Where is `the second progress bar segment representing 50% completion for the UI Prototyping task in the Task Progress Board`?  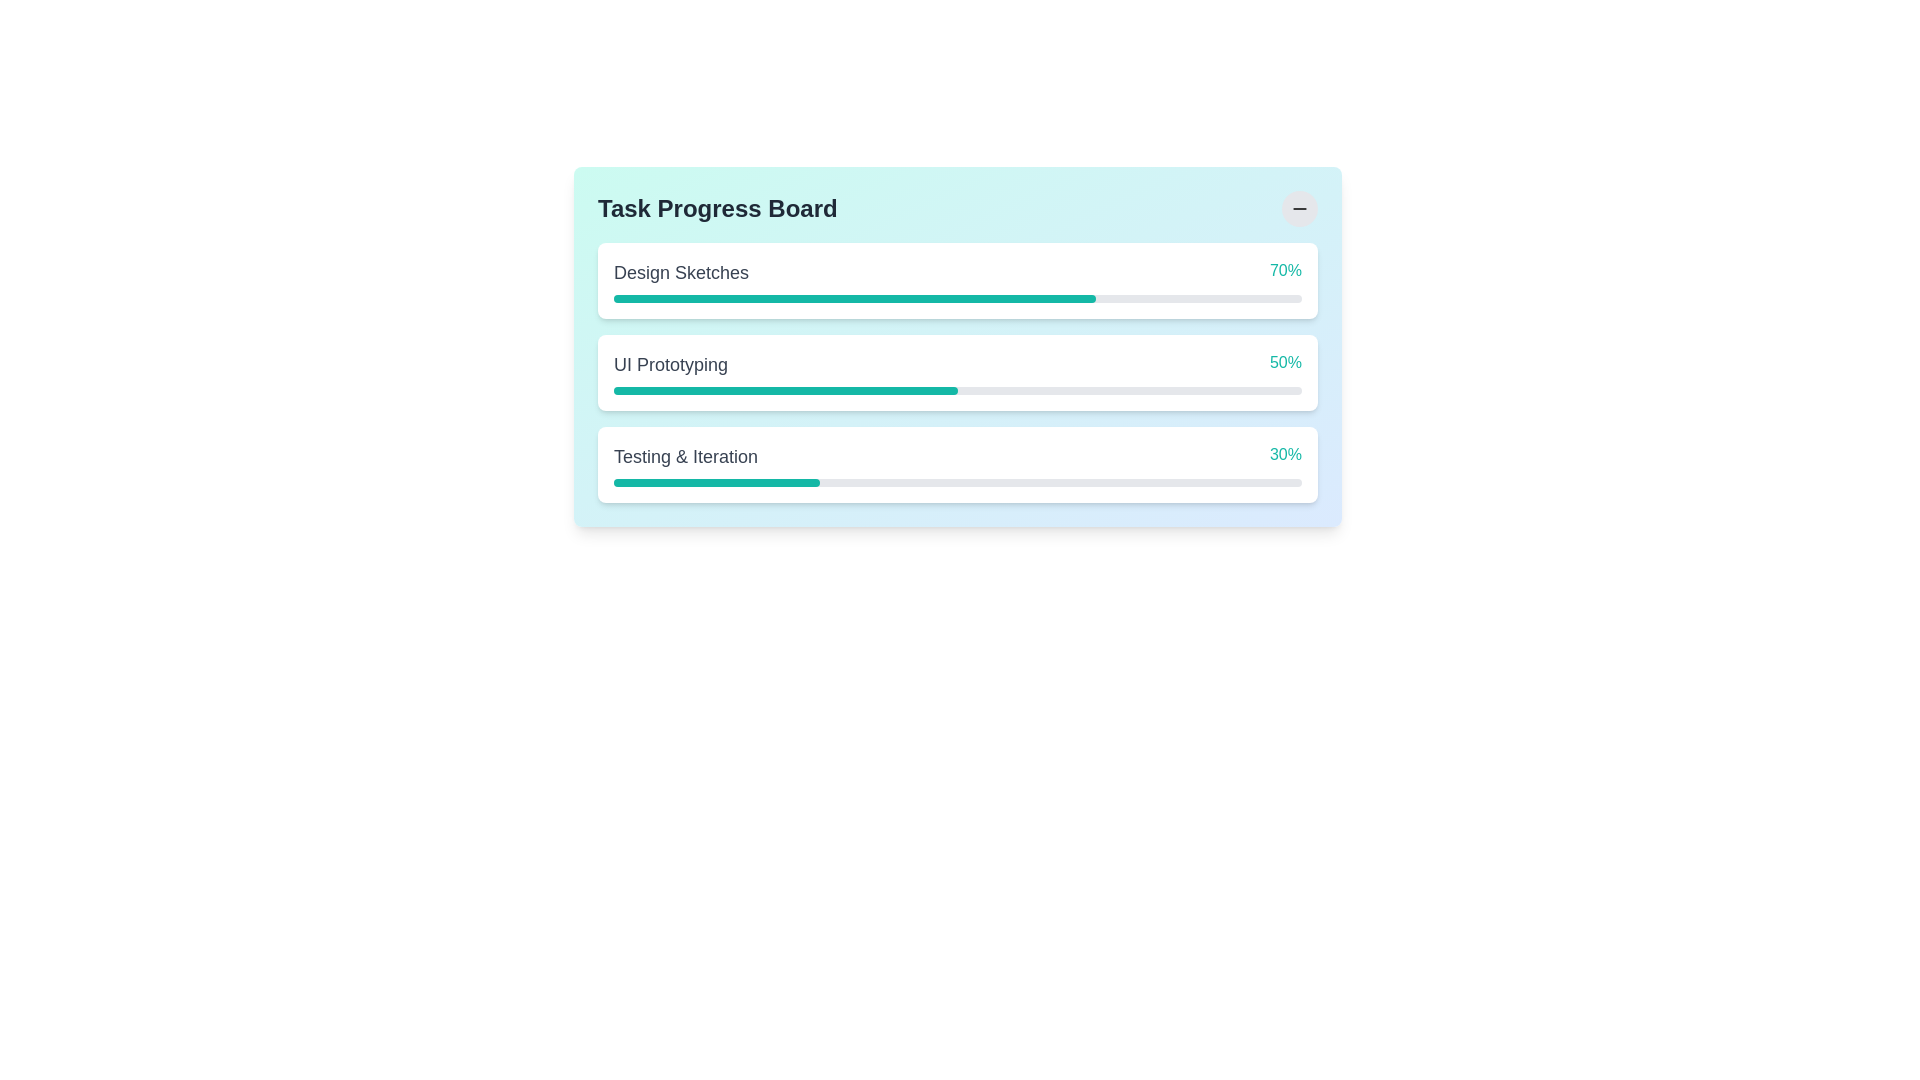
the second progress bar segment representing 50% completion for the UI Prototyping task in the Task Progress Board is located at coordinates (785, 390).